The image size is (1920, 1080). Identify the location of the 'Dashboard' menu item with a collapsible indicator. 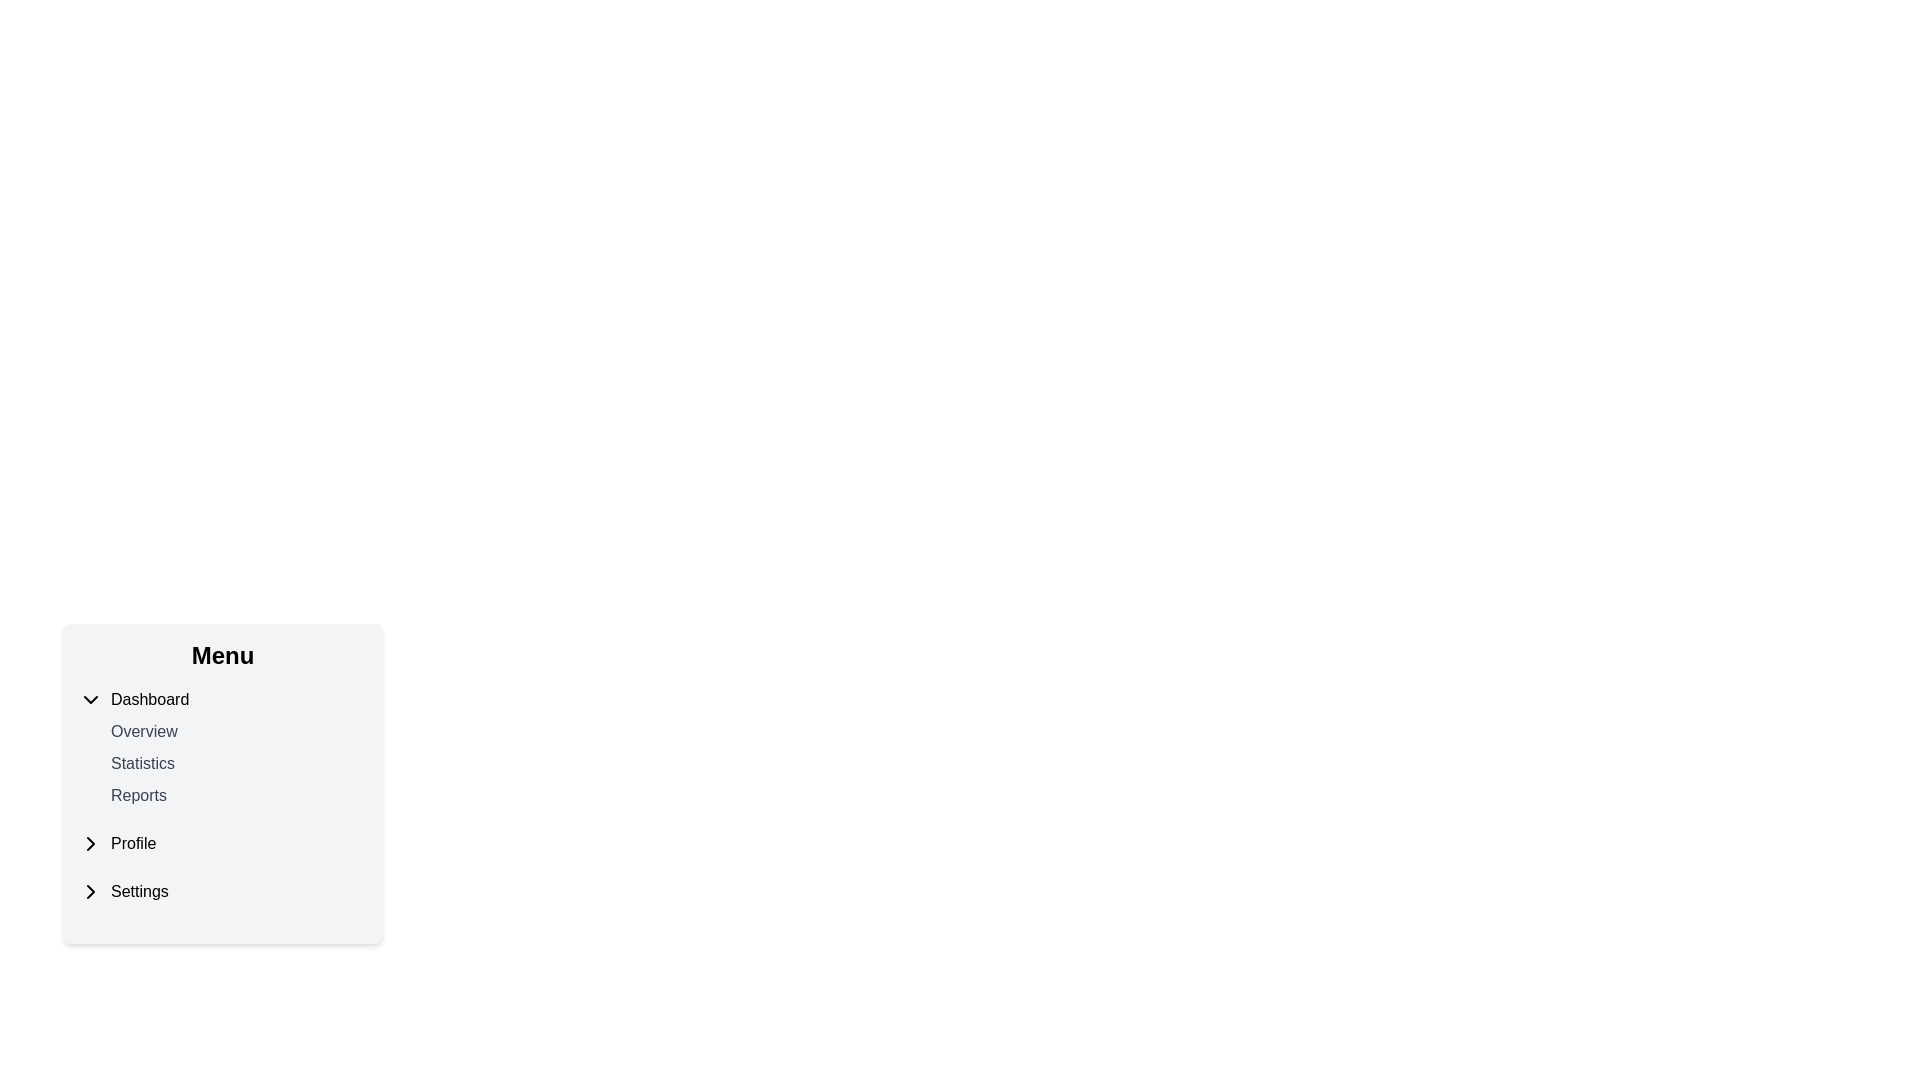
(222, 698).